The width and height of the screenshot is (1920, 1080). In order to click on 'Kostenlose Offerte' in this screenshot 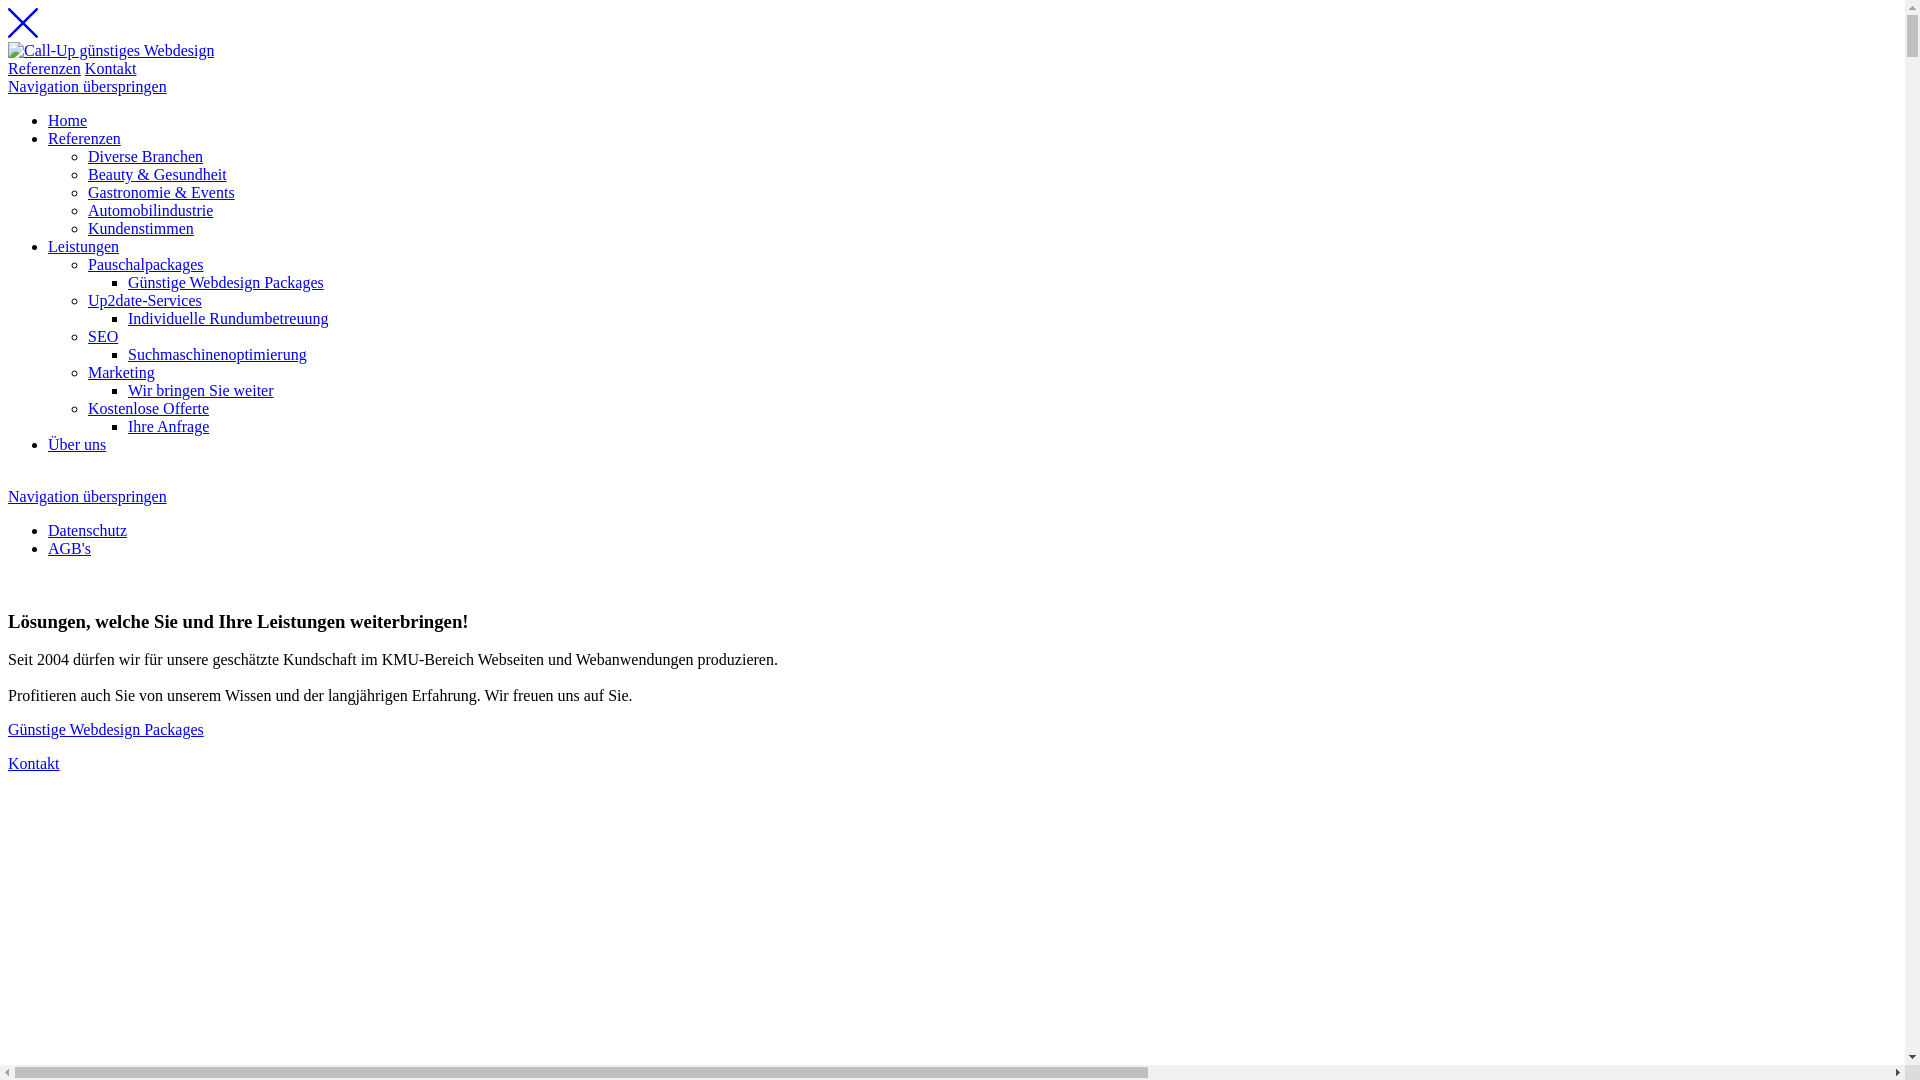, I will do `click(147, 407)`.